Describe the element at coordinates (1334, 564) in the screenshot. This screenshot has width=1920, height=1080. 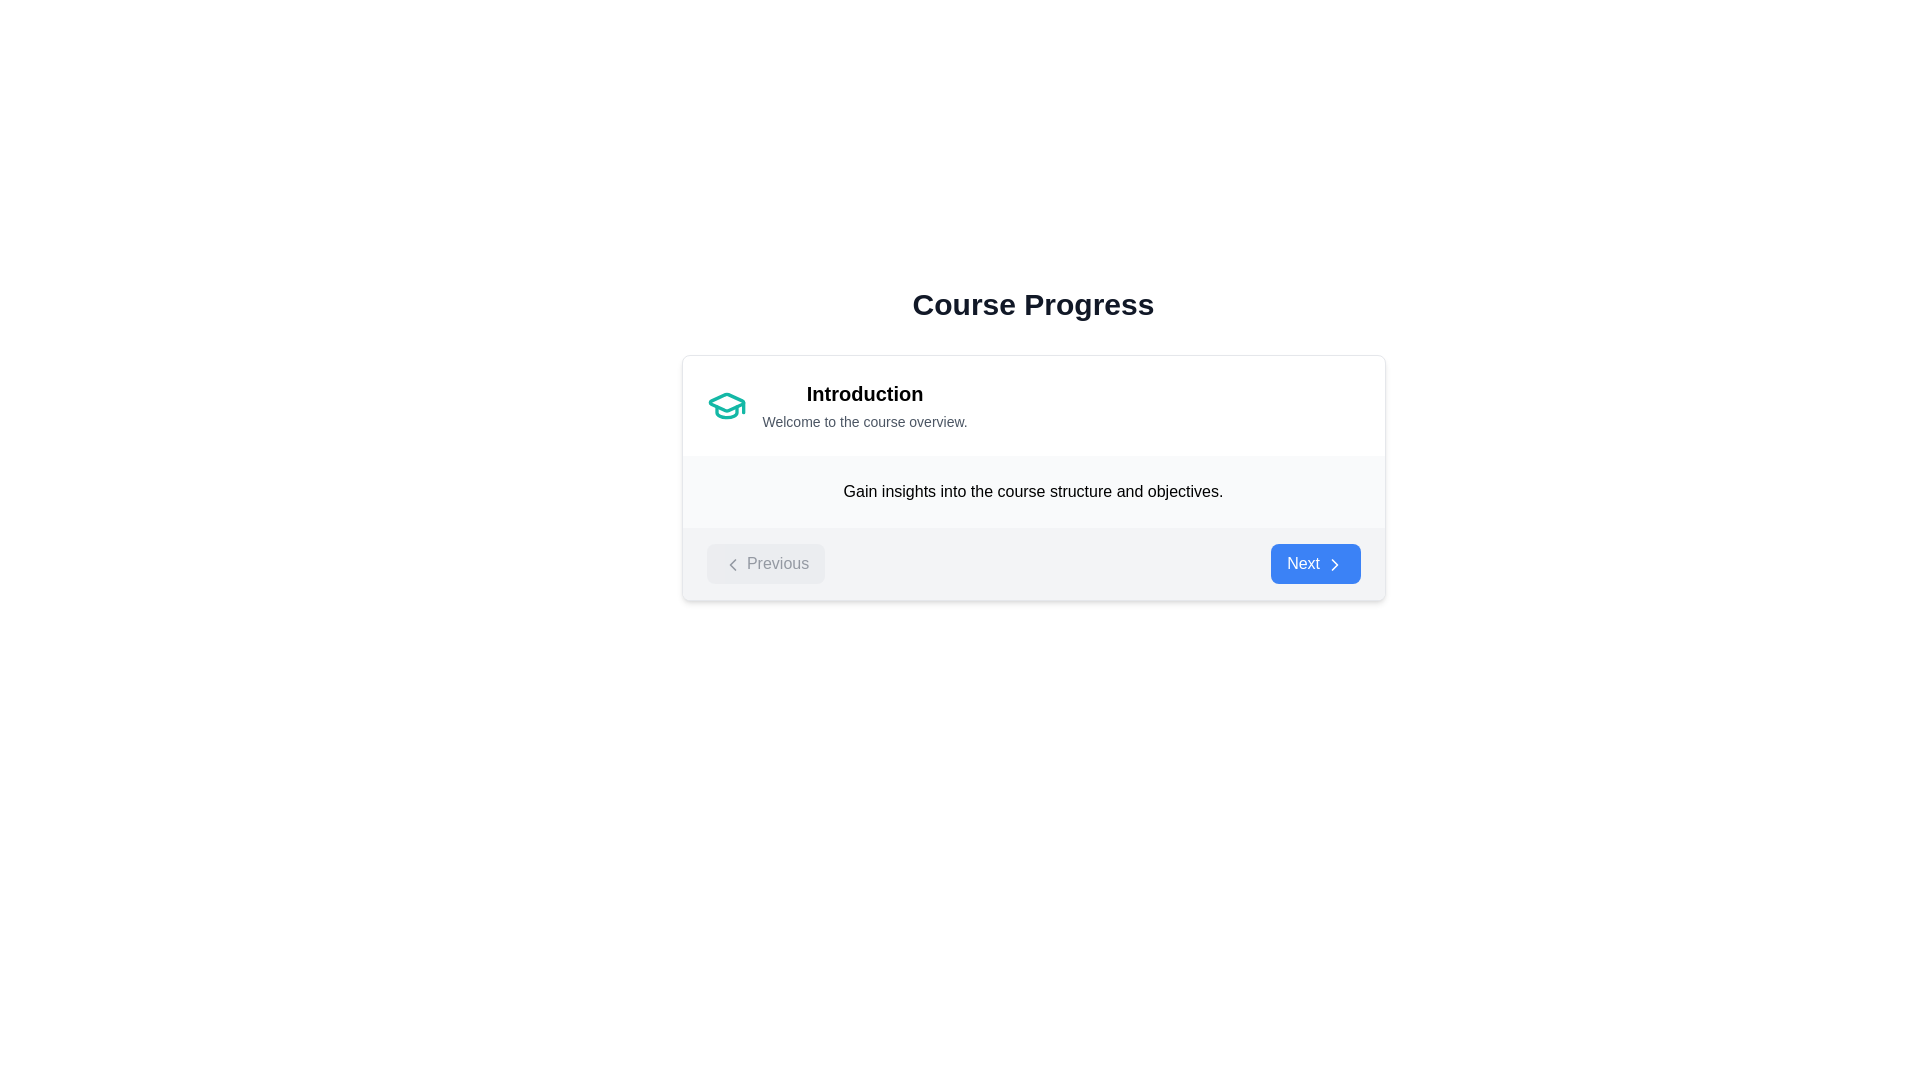
I see `the rightward-pointing chevron arrow icon located at the far-right end of the 'Next' button adjacent to the text label 'Next'` at that location.